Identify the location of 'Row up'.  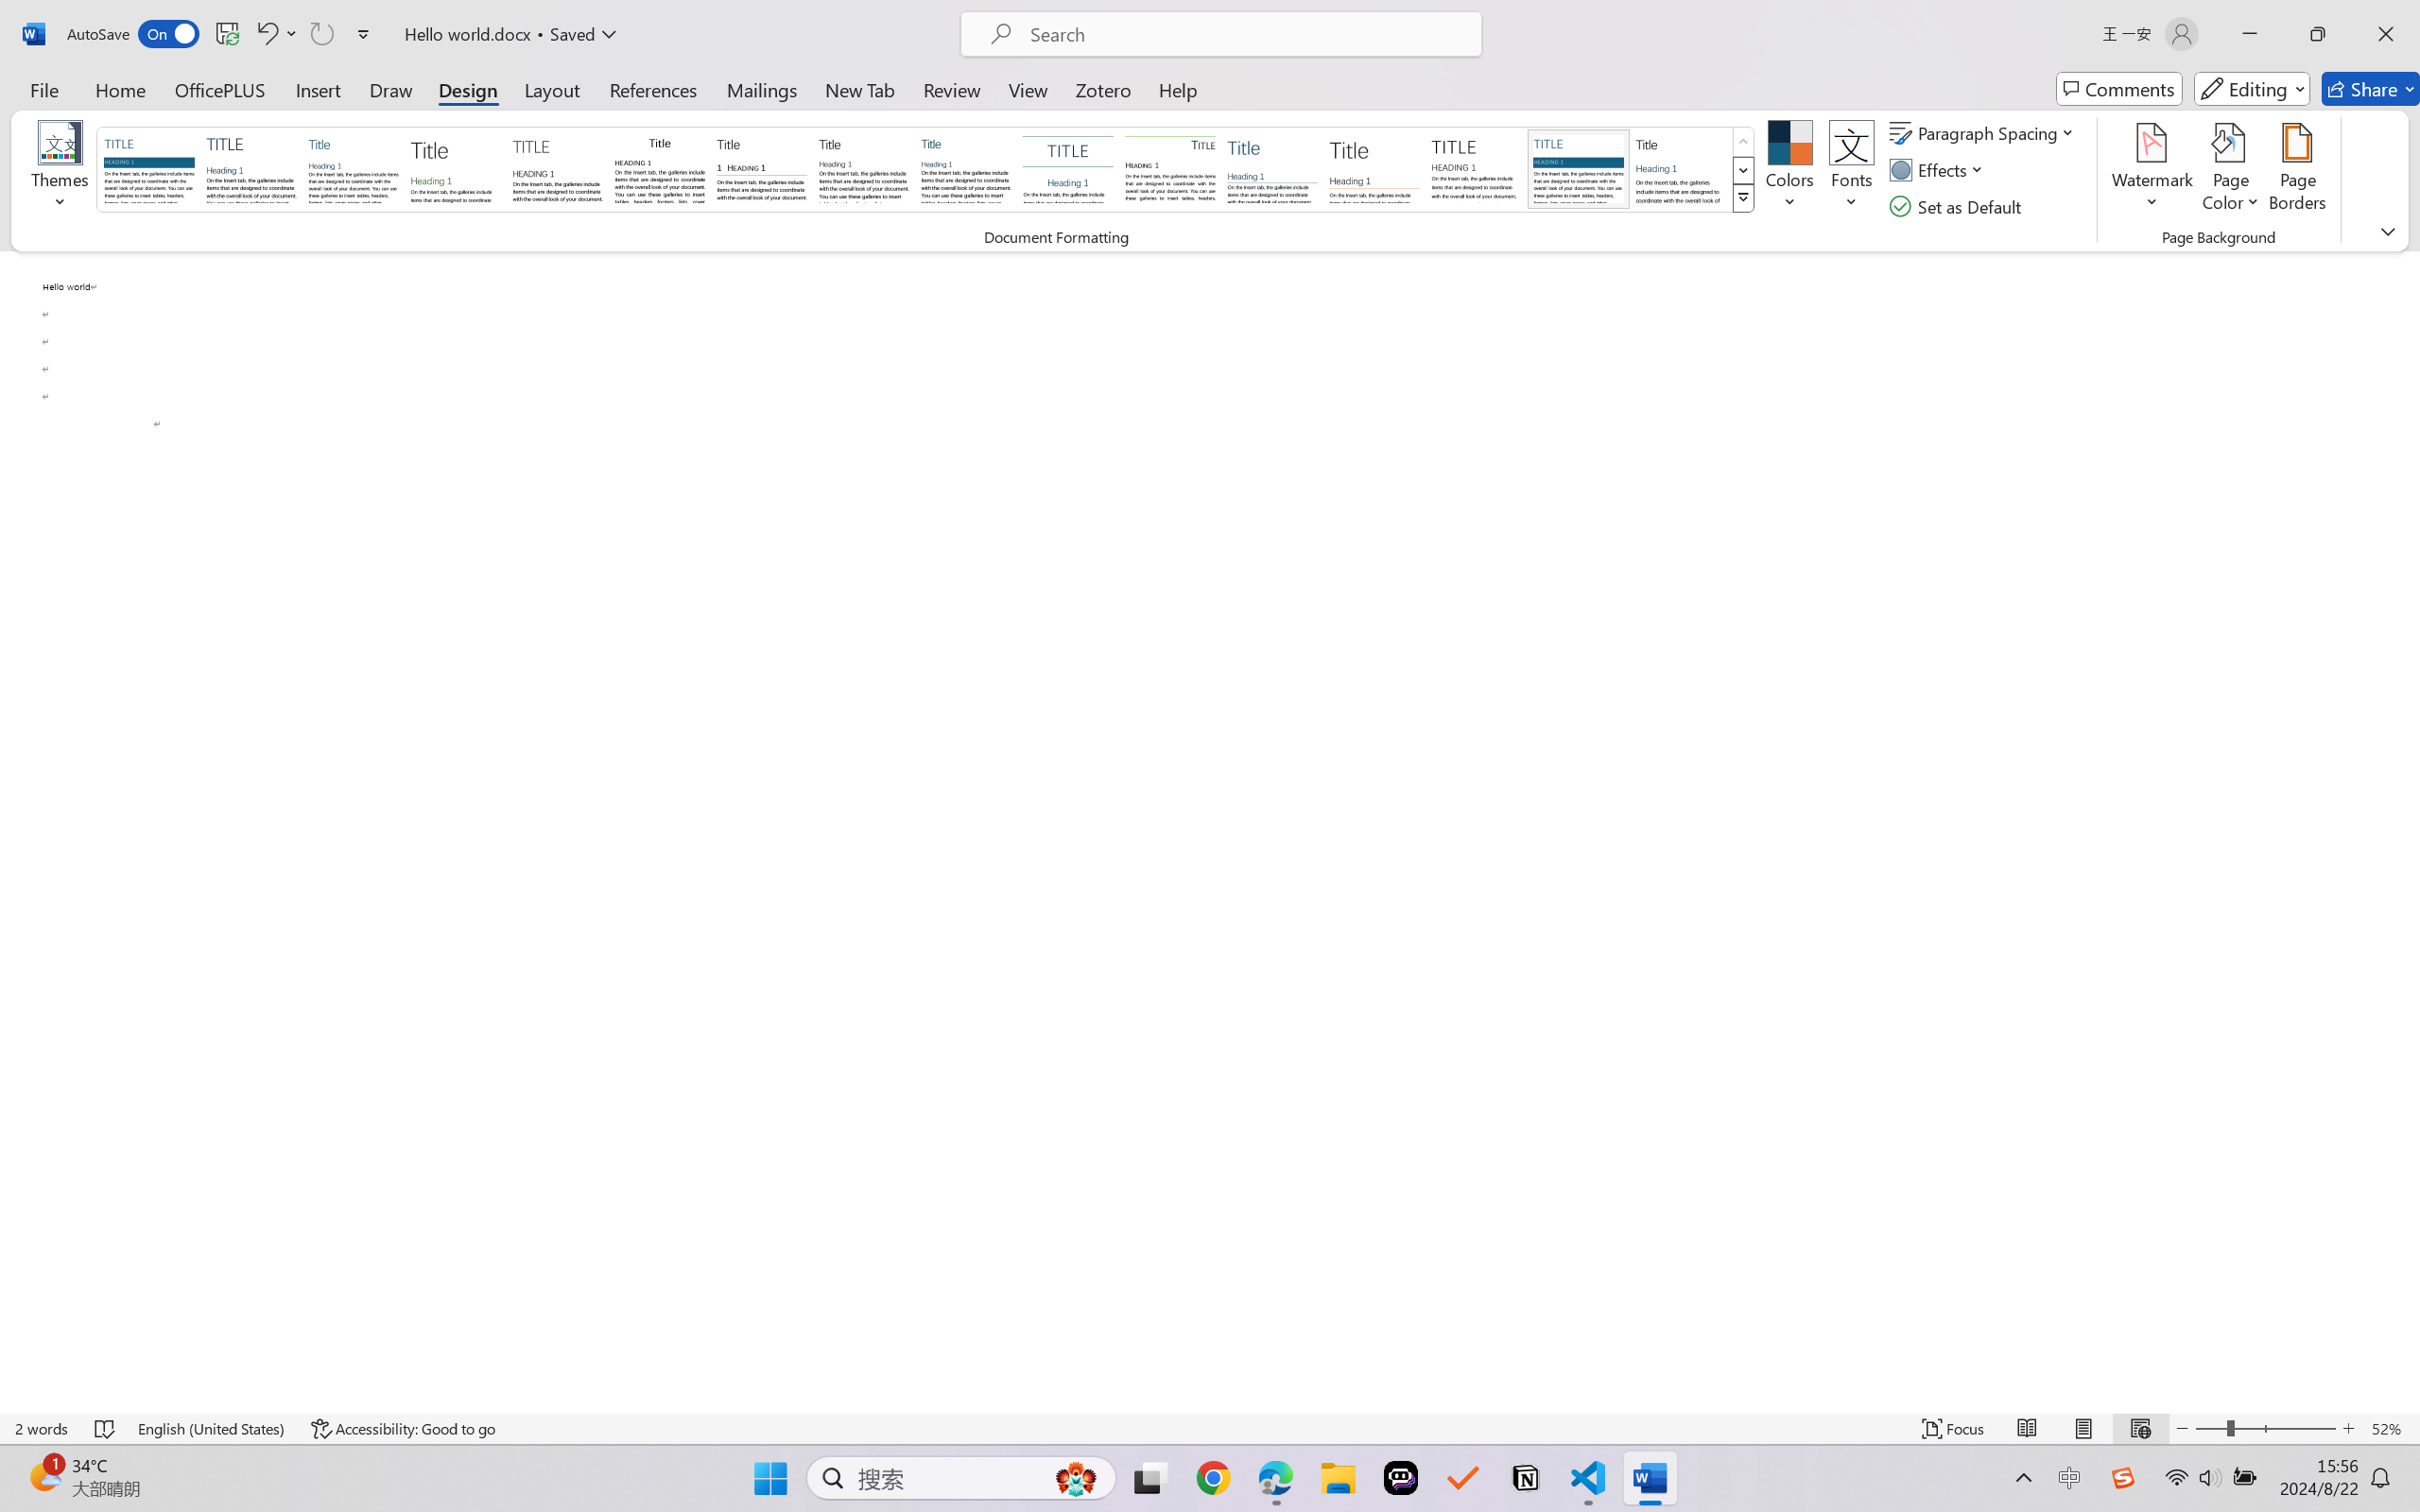
(1742, 141).